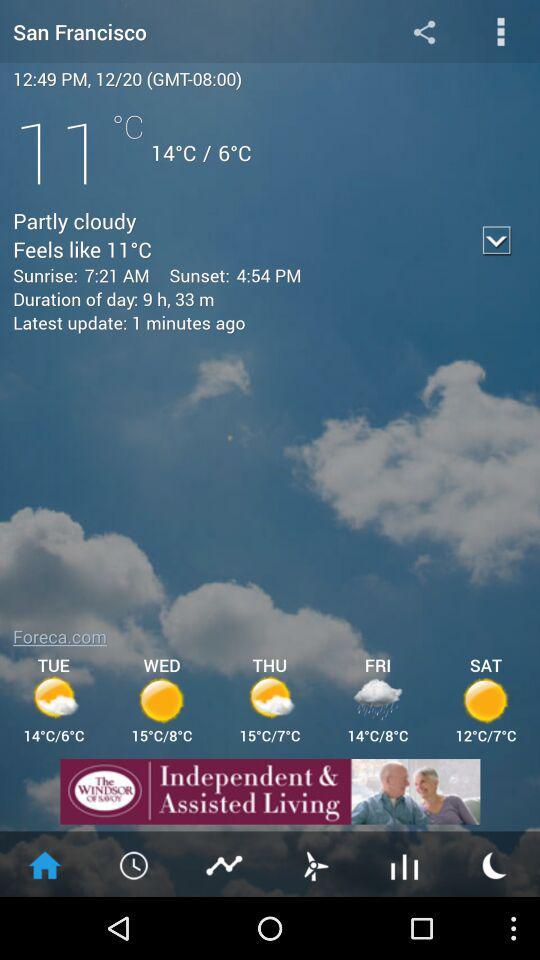 The image size is (540, 960). I want to click on the home page, so click(44, 863).